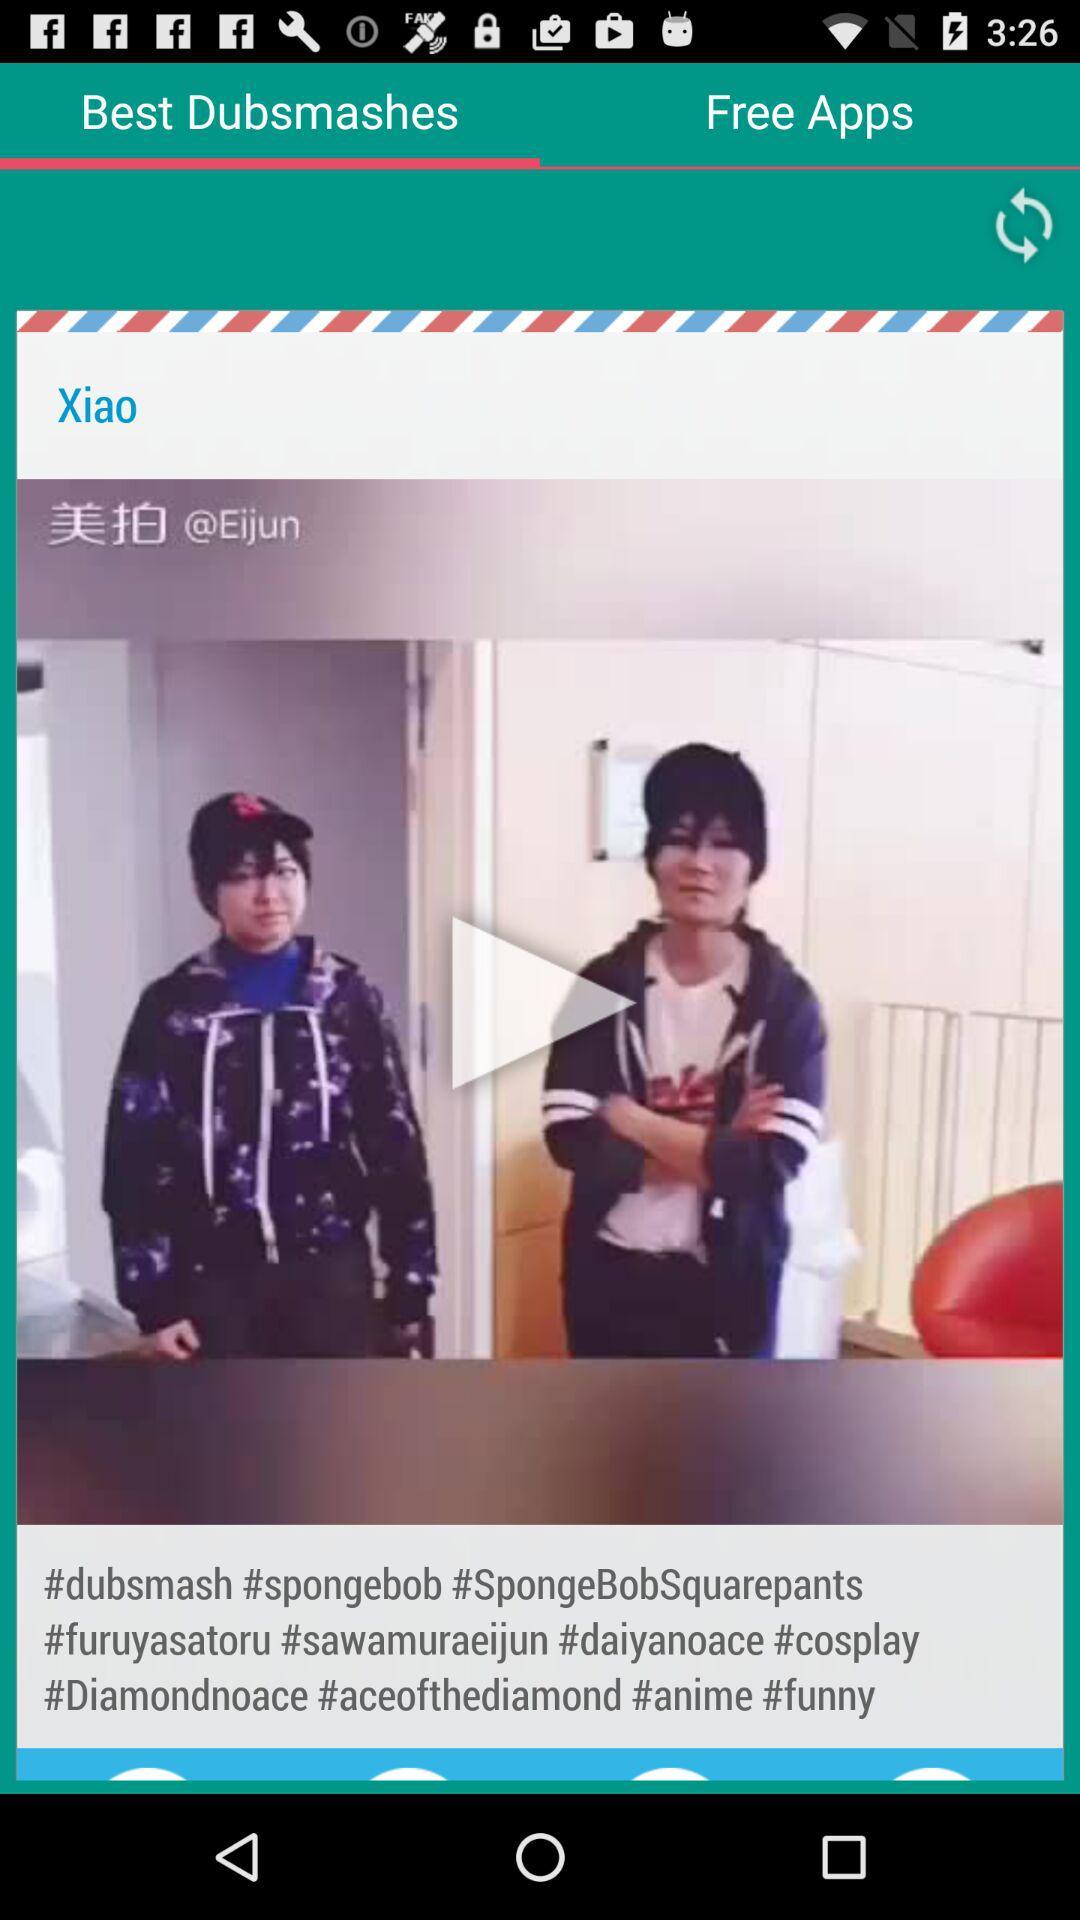 This screenshot has height=1920, width=1080. I want to click on the refresh icon, so click(1024, 240).